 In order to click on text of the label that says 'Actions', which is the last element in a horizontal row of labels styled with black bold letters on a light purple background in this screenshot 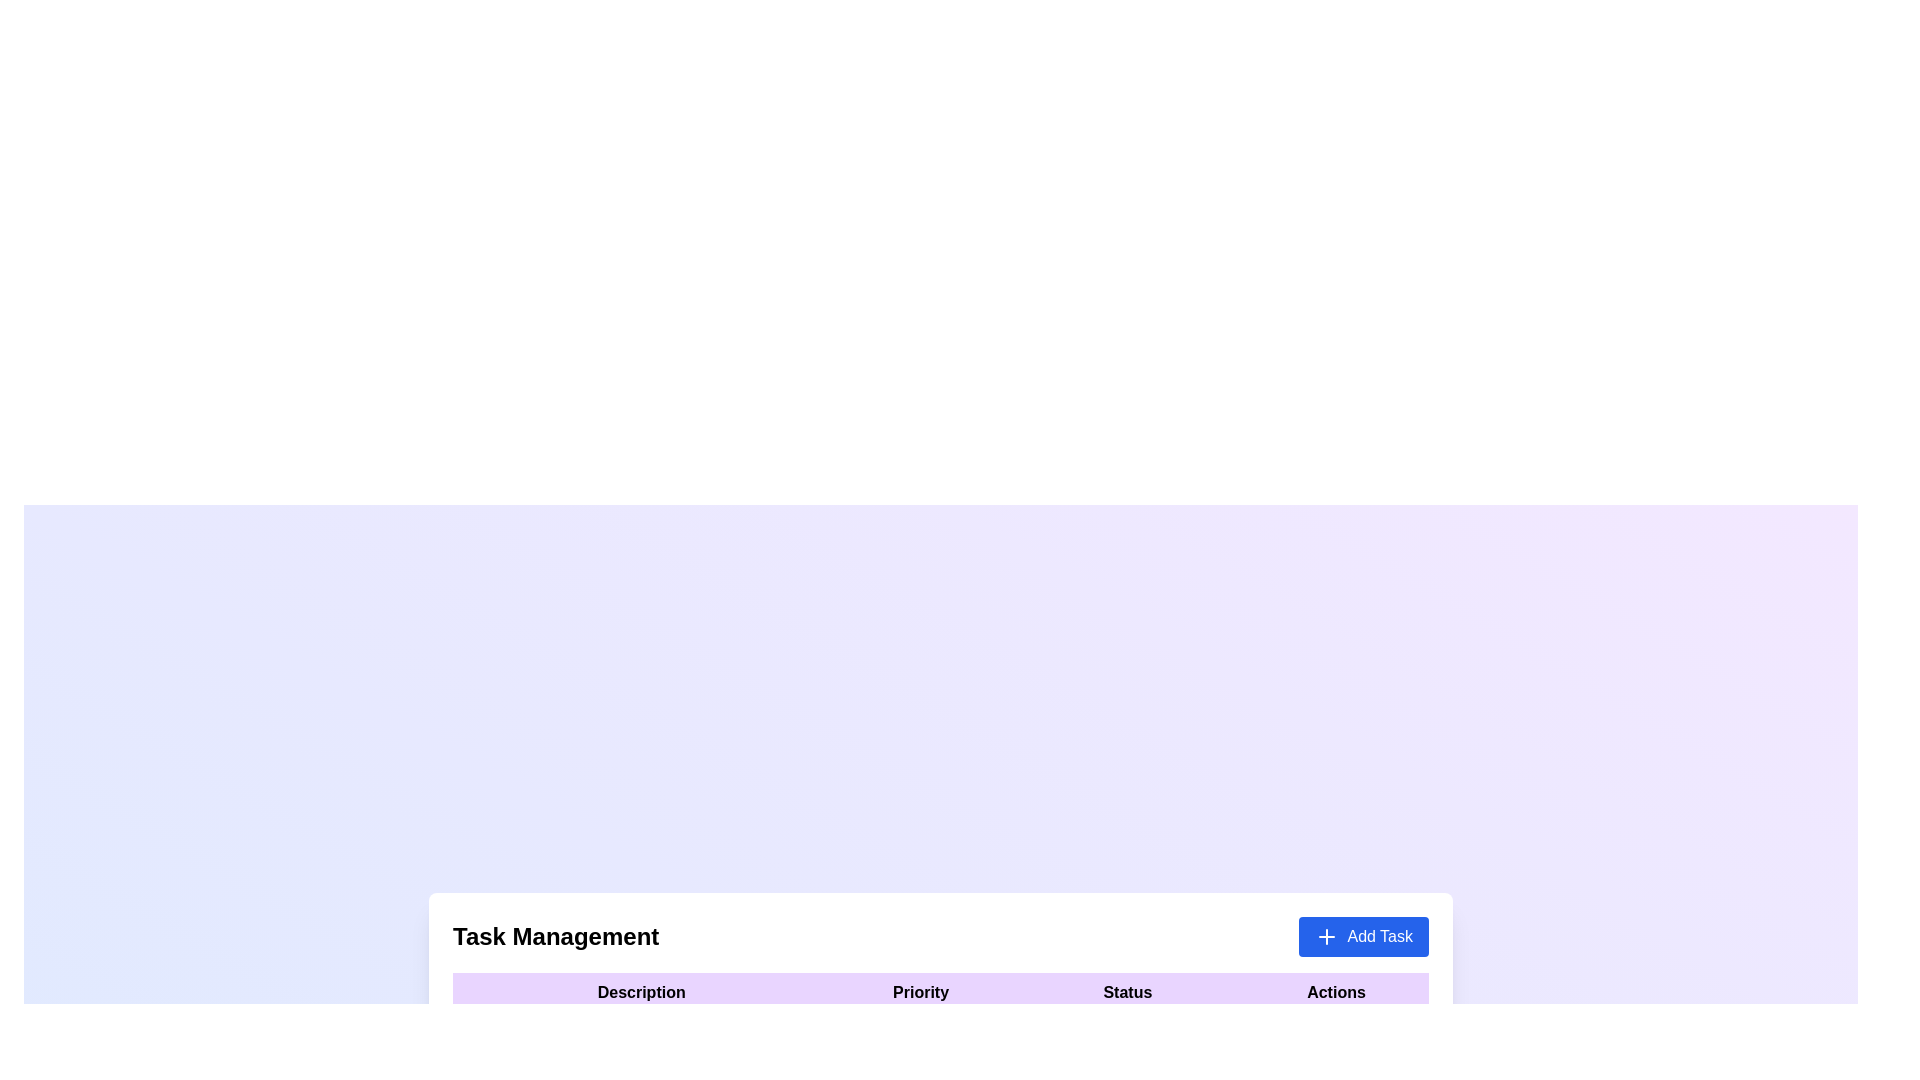, I will do `click(1336, 992)`.